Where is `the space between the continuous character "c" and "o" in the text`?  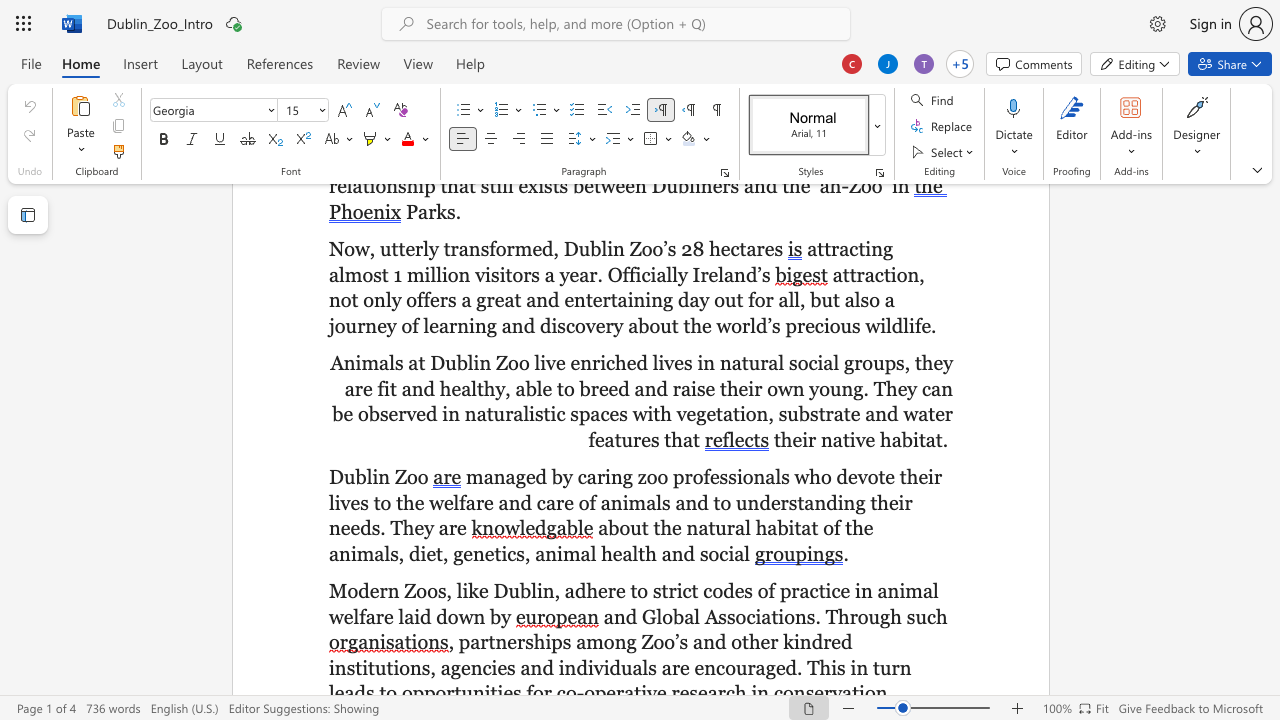 the space between the continuous character "c" and "o" in the text is located at coordinates (712, 590).